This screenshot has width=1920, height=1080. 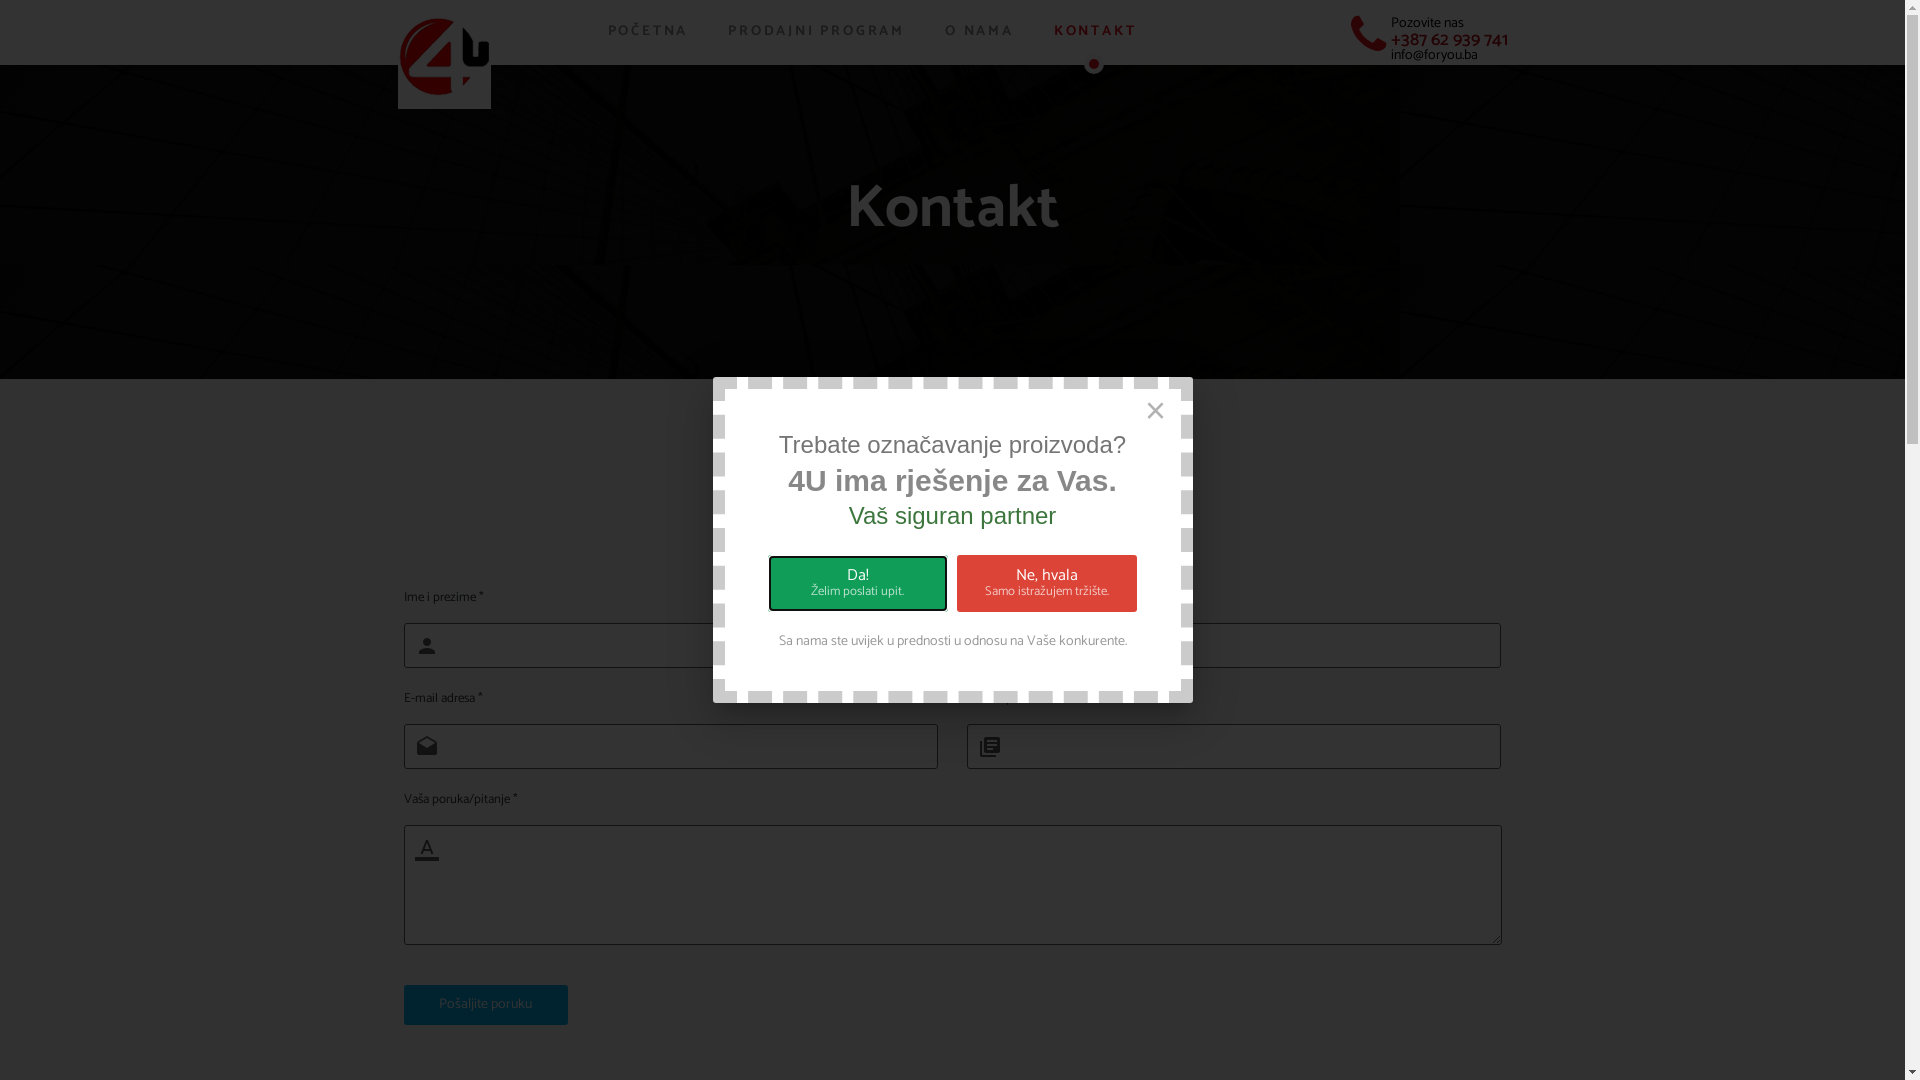 I want to click on 'O NAMA', so click(x=979, y=31).